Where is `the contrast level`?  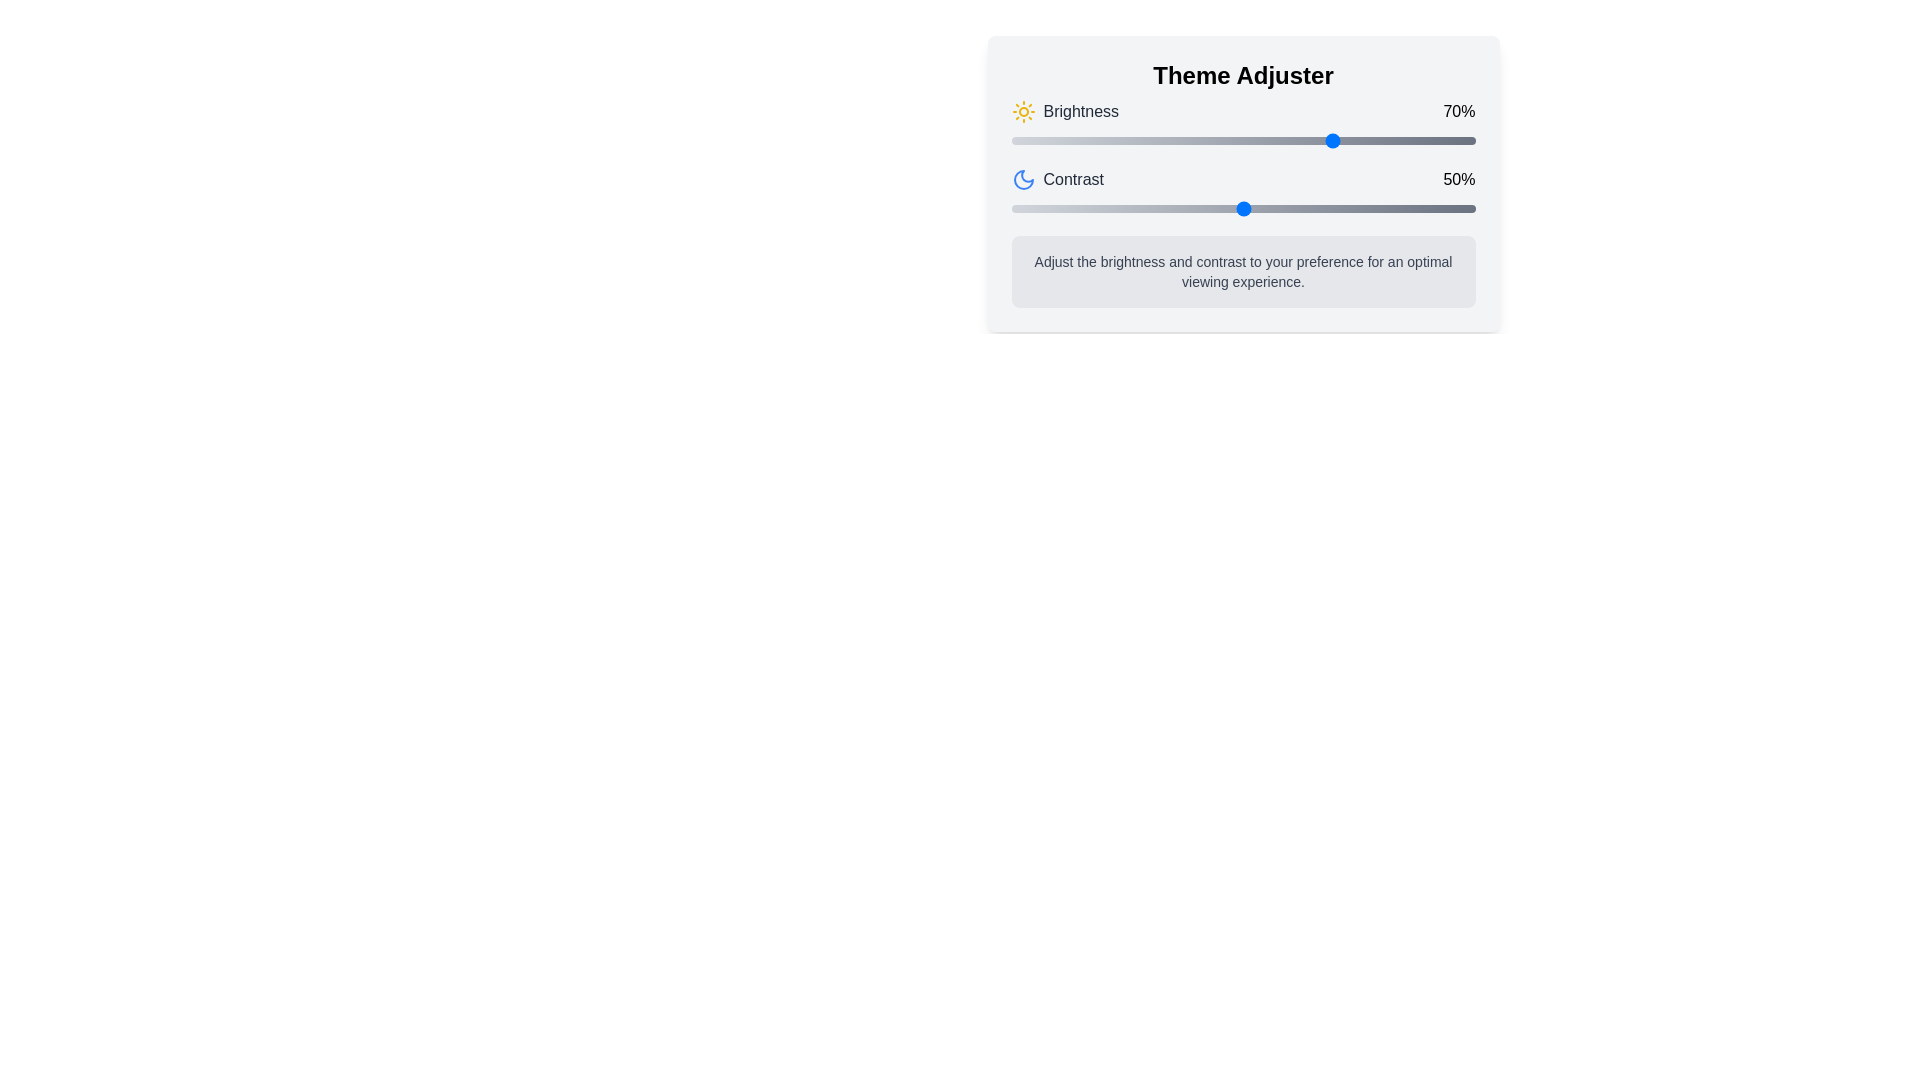 the contrast level is located at coordinates (1034, 208).